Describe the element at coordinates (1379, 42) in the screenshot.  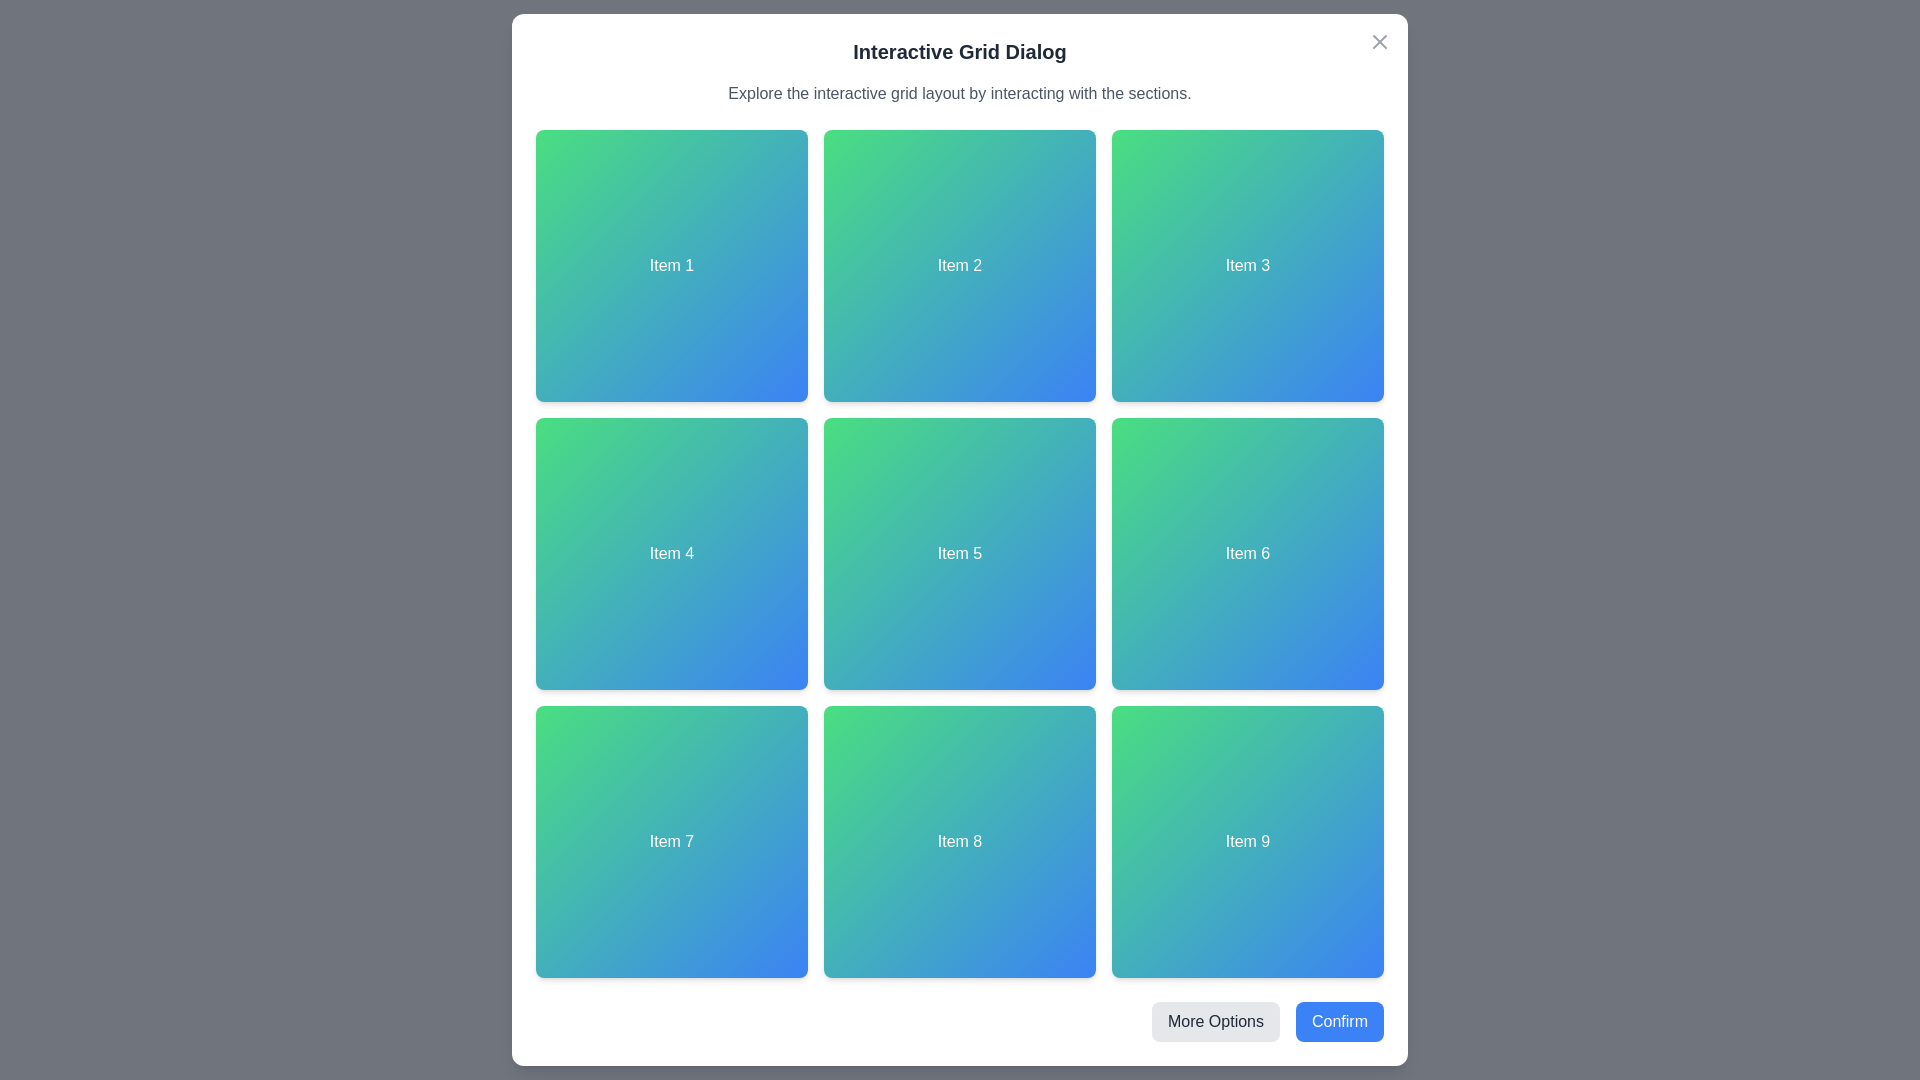
I see `close button in the top-right corner of the dialog to close it` at that location.